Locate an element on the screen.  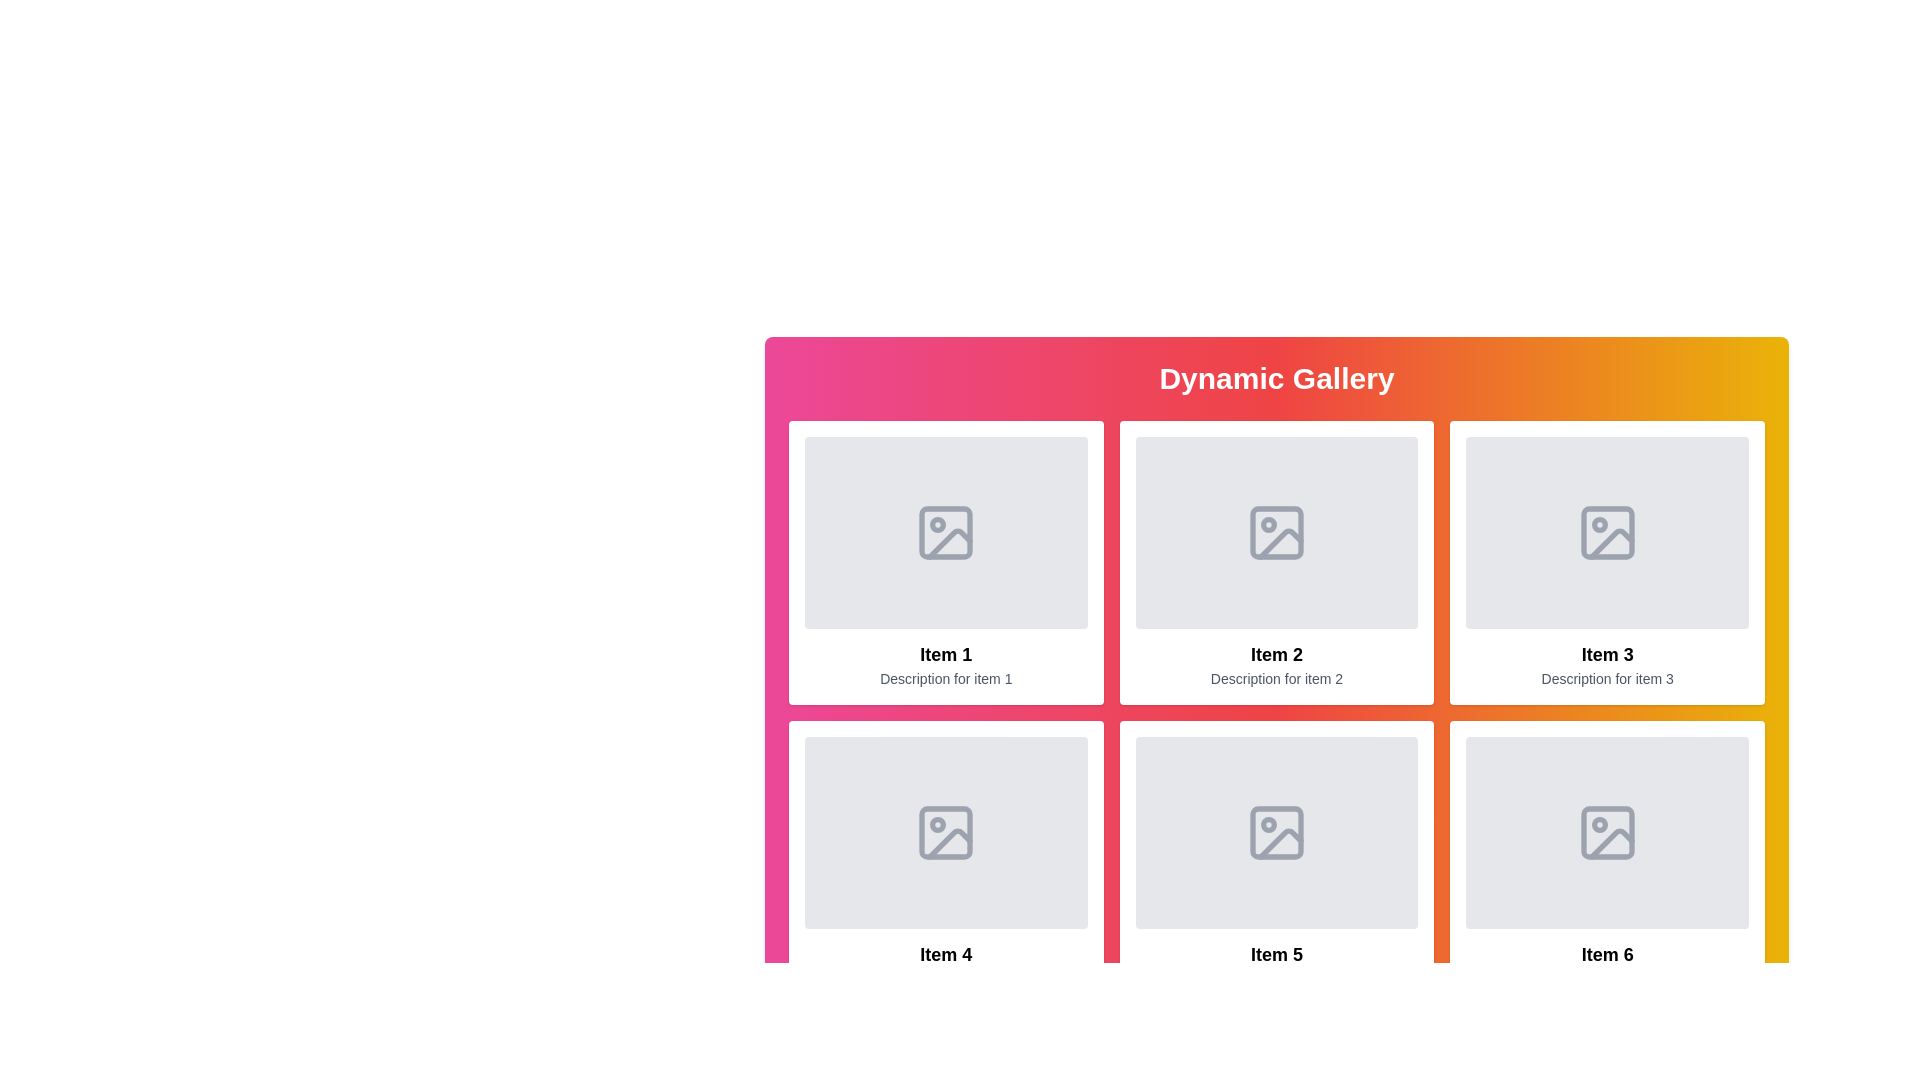
the small square with rounded corners styled in a light neutral color that serves as a non-interactive placeholder for an image inside the 'Item 4' card in the gallery layout is located at coordinates (945, 833).